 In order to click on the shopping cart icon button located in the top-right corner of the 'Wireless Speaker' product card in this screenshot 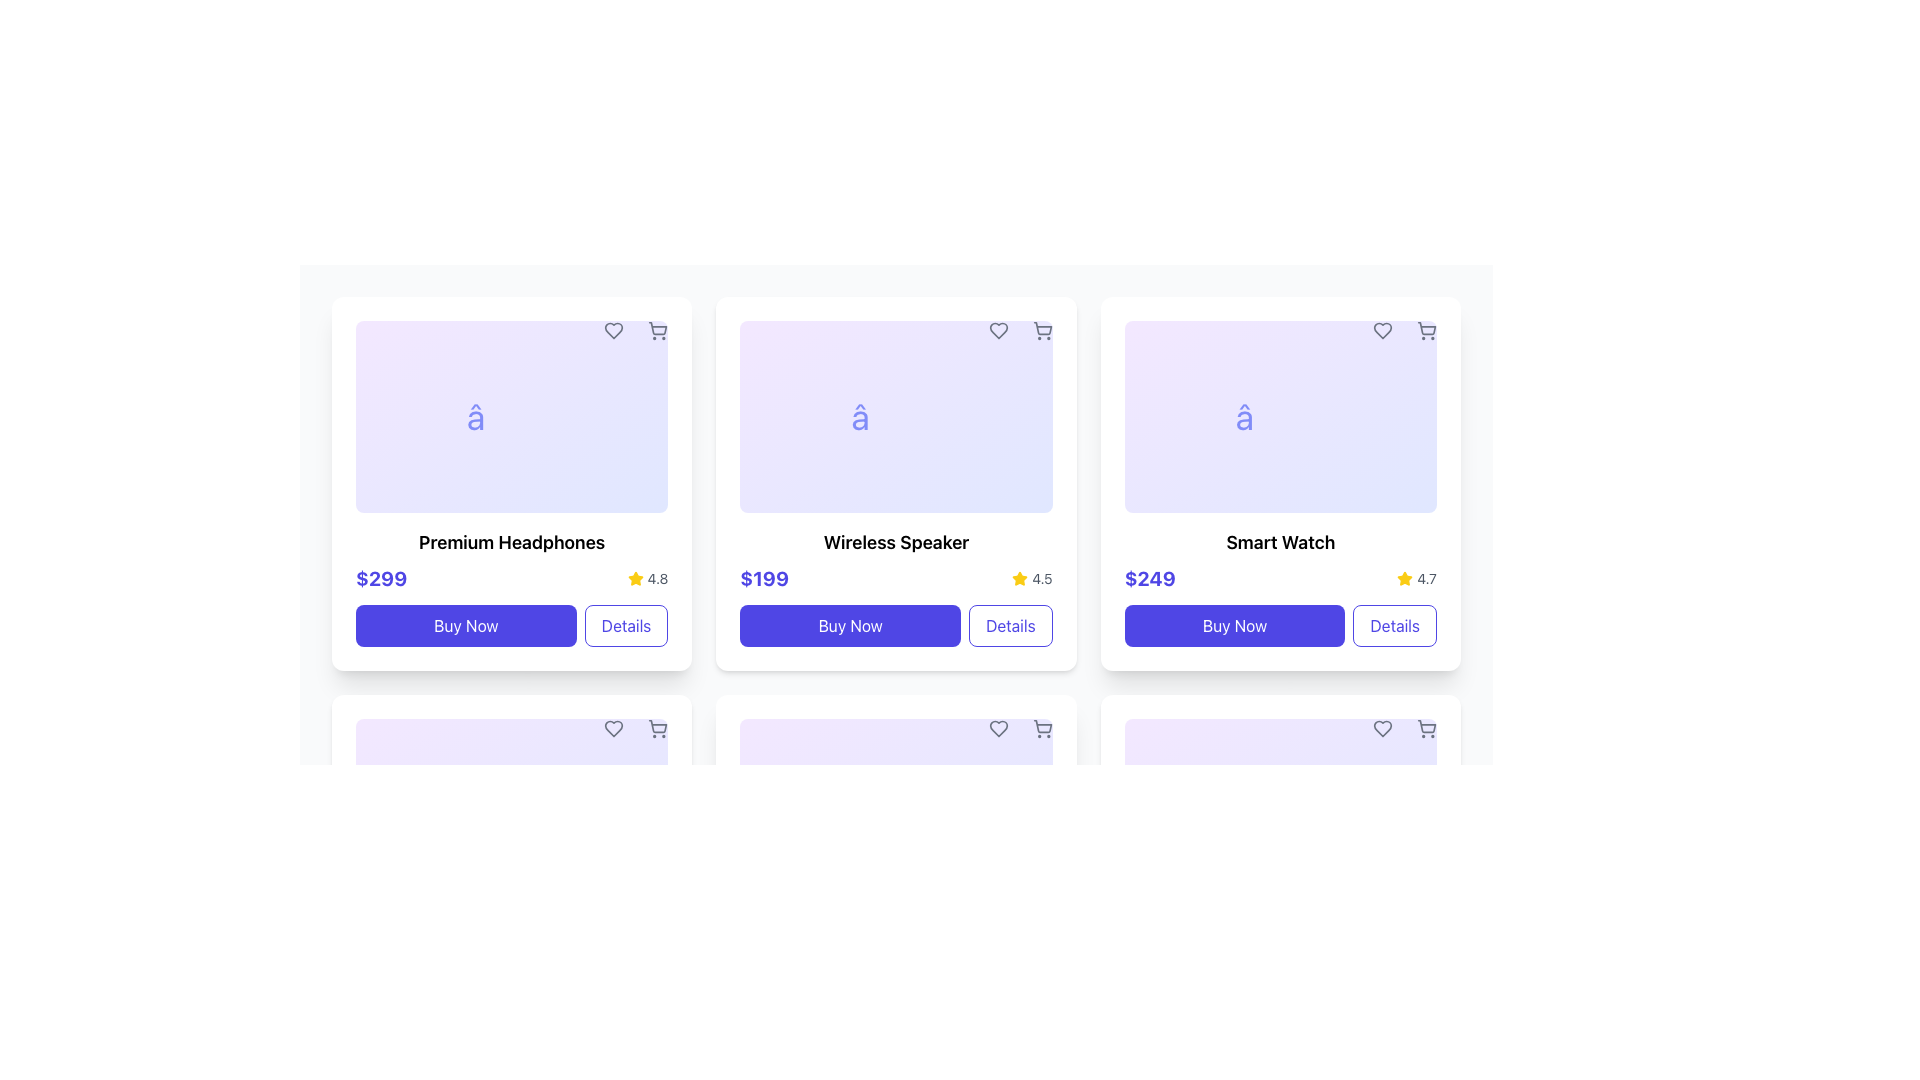, I will do `click(1041, 330)`.